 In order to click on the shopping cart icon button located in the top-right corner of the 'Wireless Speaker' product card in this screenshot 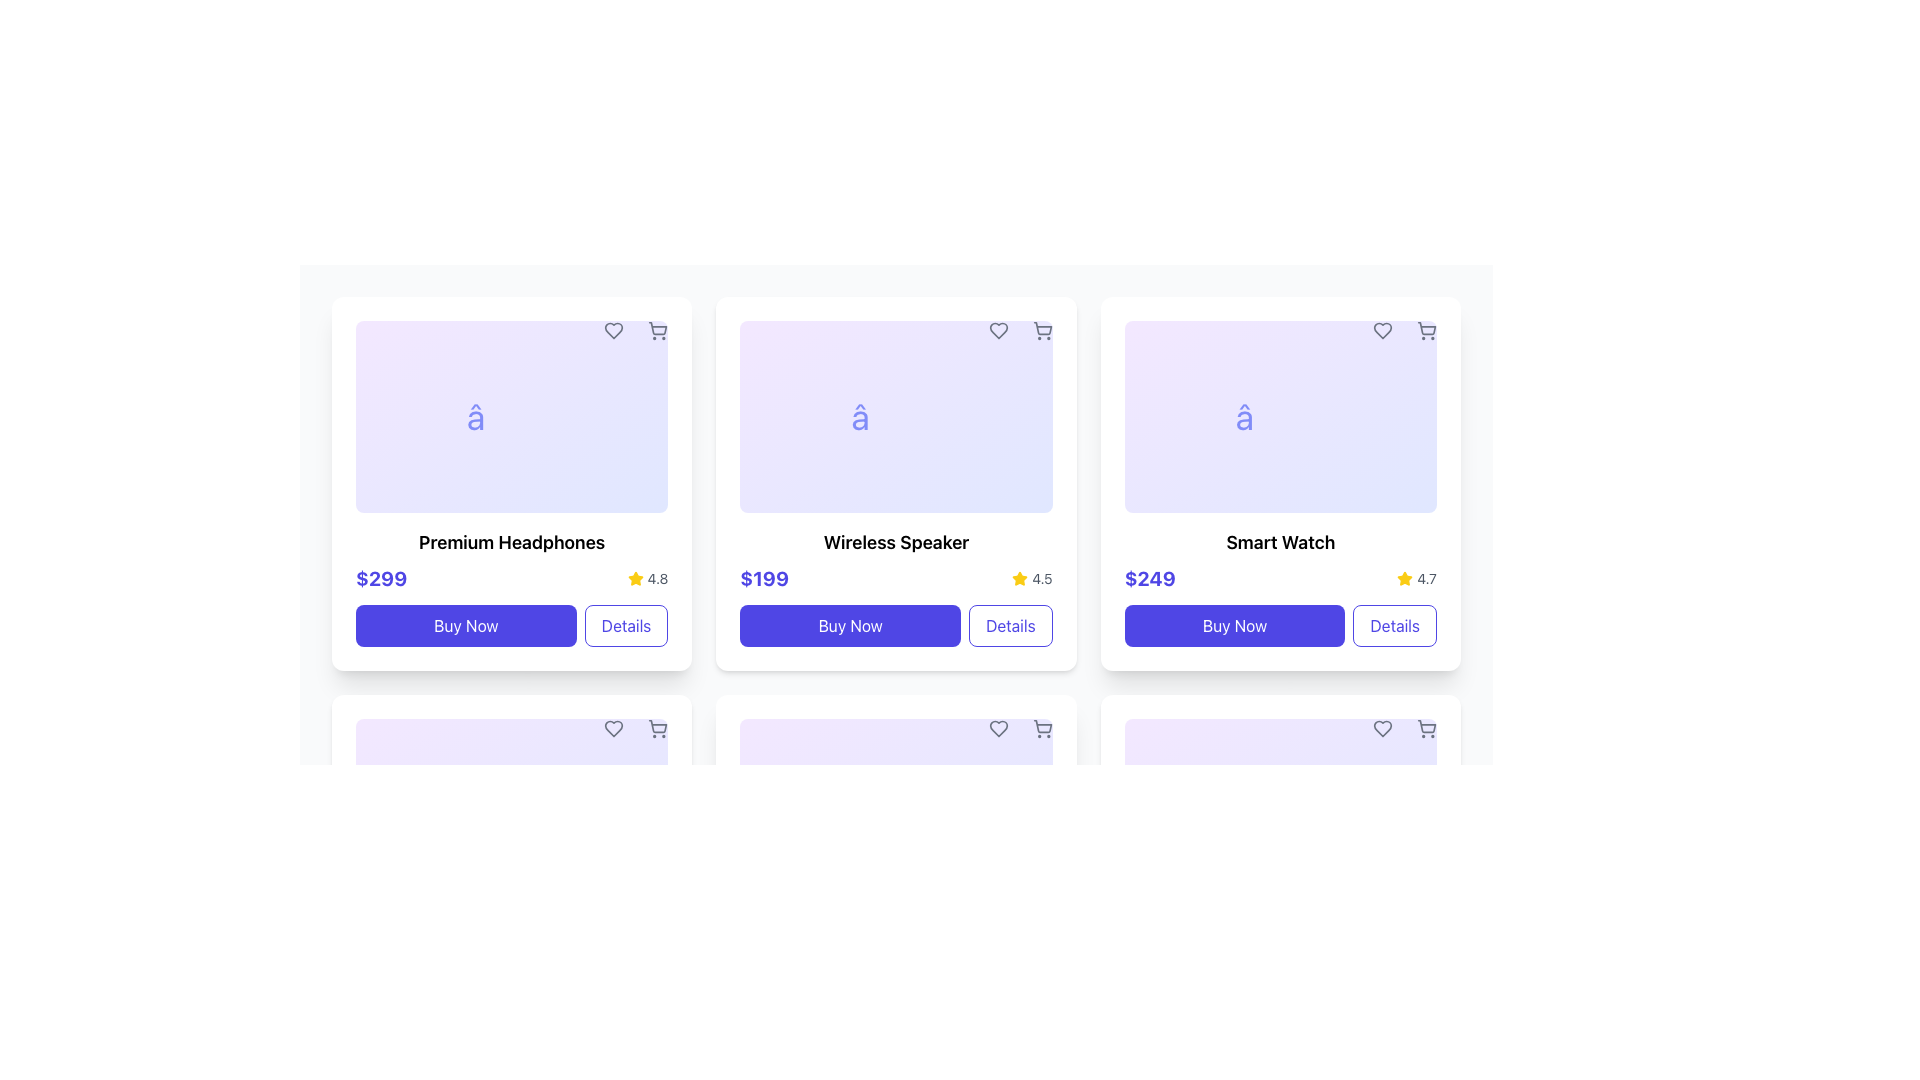, I will do `click(1041, 330)`.